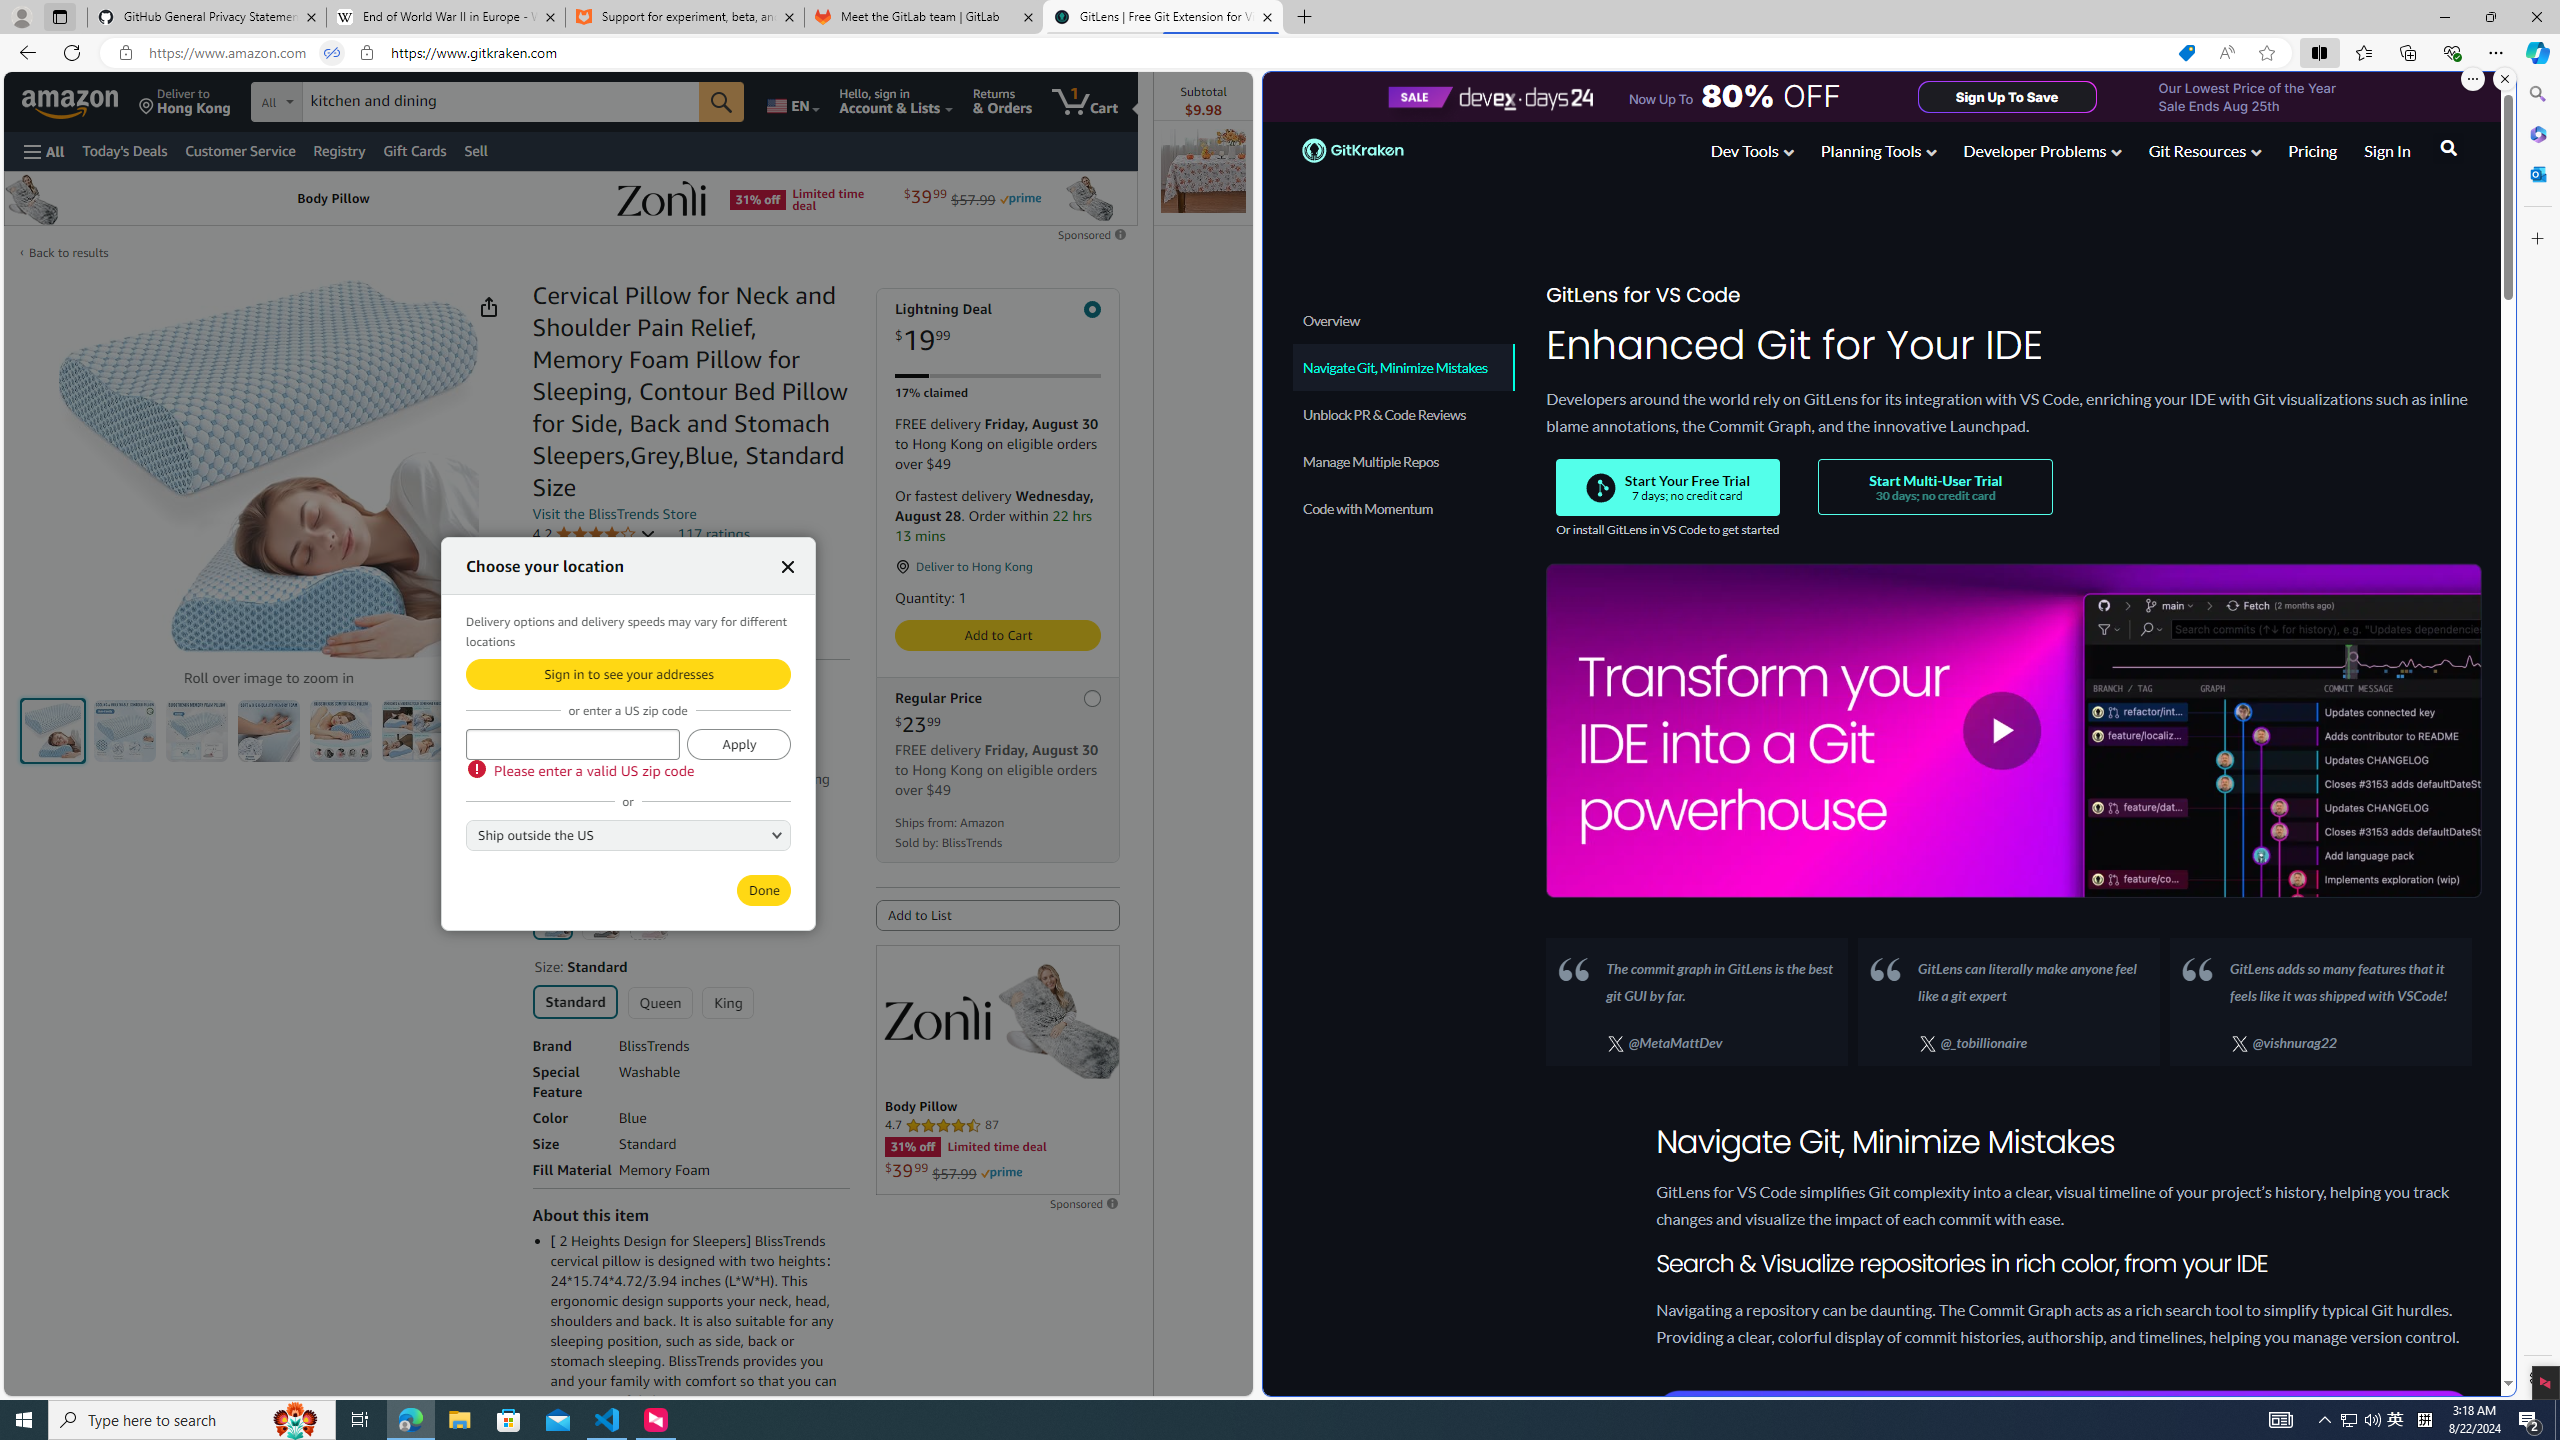 Image resolution: width=2560 pixels, height=1440 pixels. Describe the element at coordinates (896, 100) in the screenshot. I see `'Hello, sign in Account & Lists'` at that location.